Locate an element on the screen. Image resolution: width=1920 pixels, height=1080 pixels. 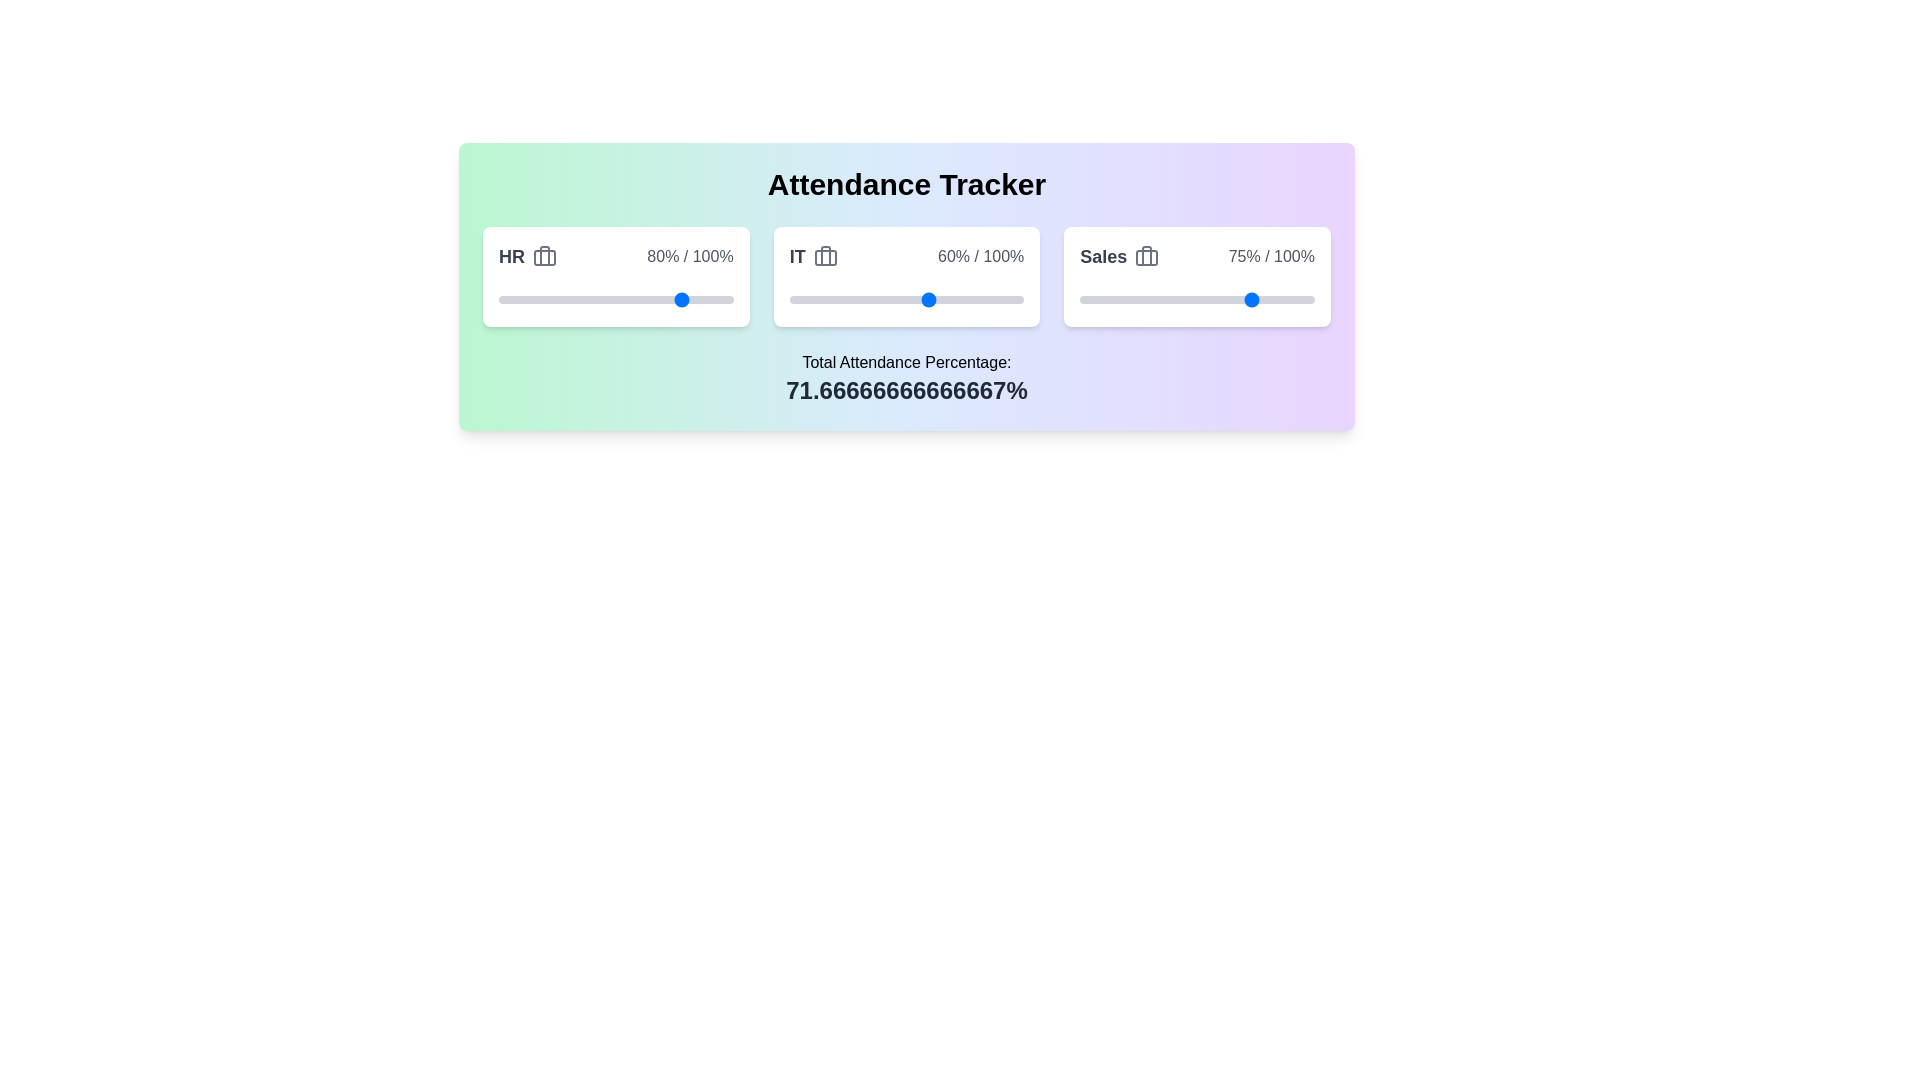
HR attendance percentage is located at coordinates (638, 300).